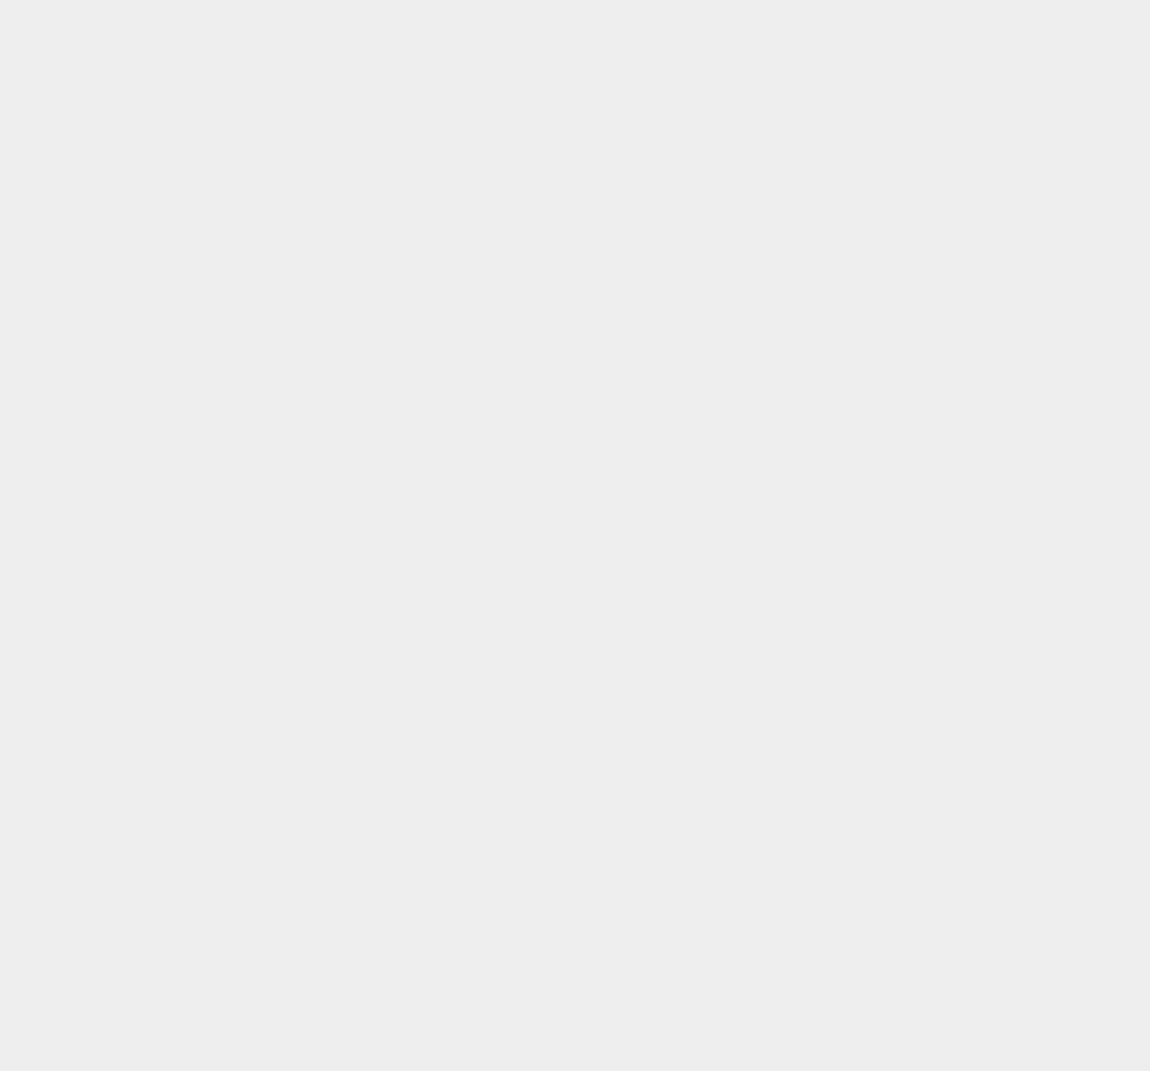 The height and width of the screenshot is (1071, 1150). What do you see at coordinates (831, 505) in the screenshot?
I see `'Oracle'` at bounding box center [831, 505].